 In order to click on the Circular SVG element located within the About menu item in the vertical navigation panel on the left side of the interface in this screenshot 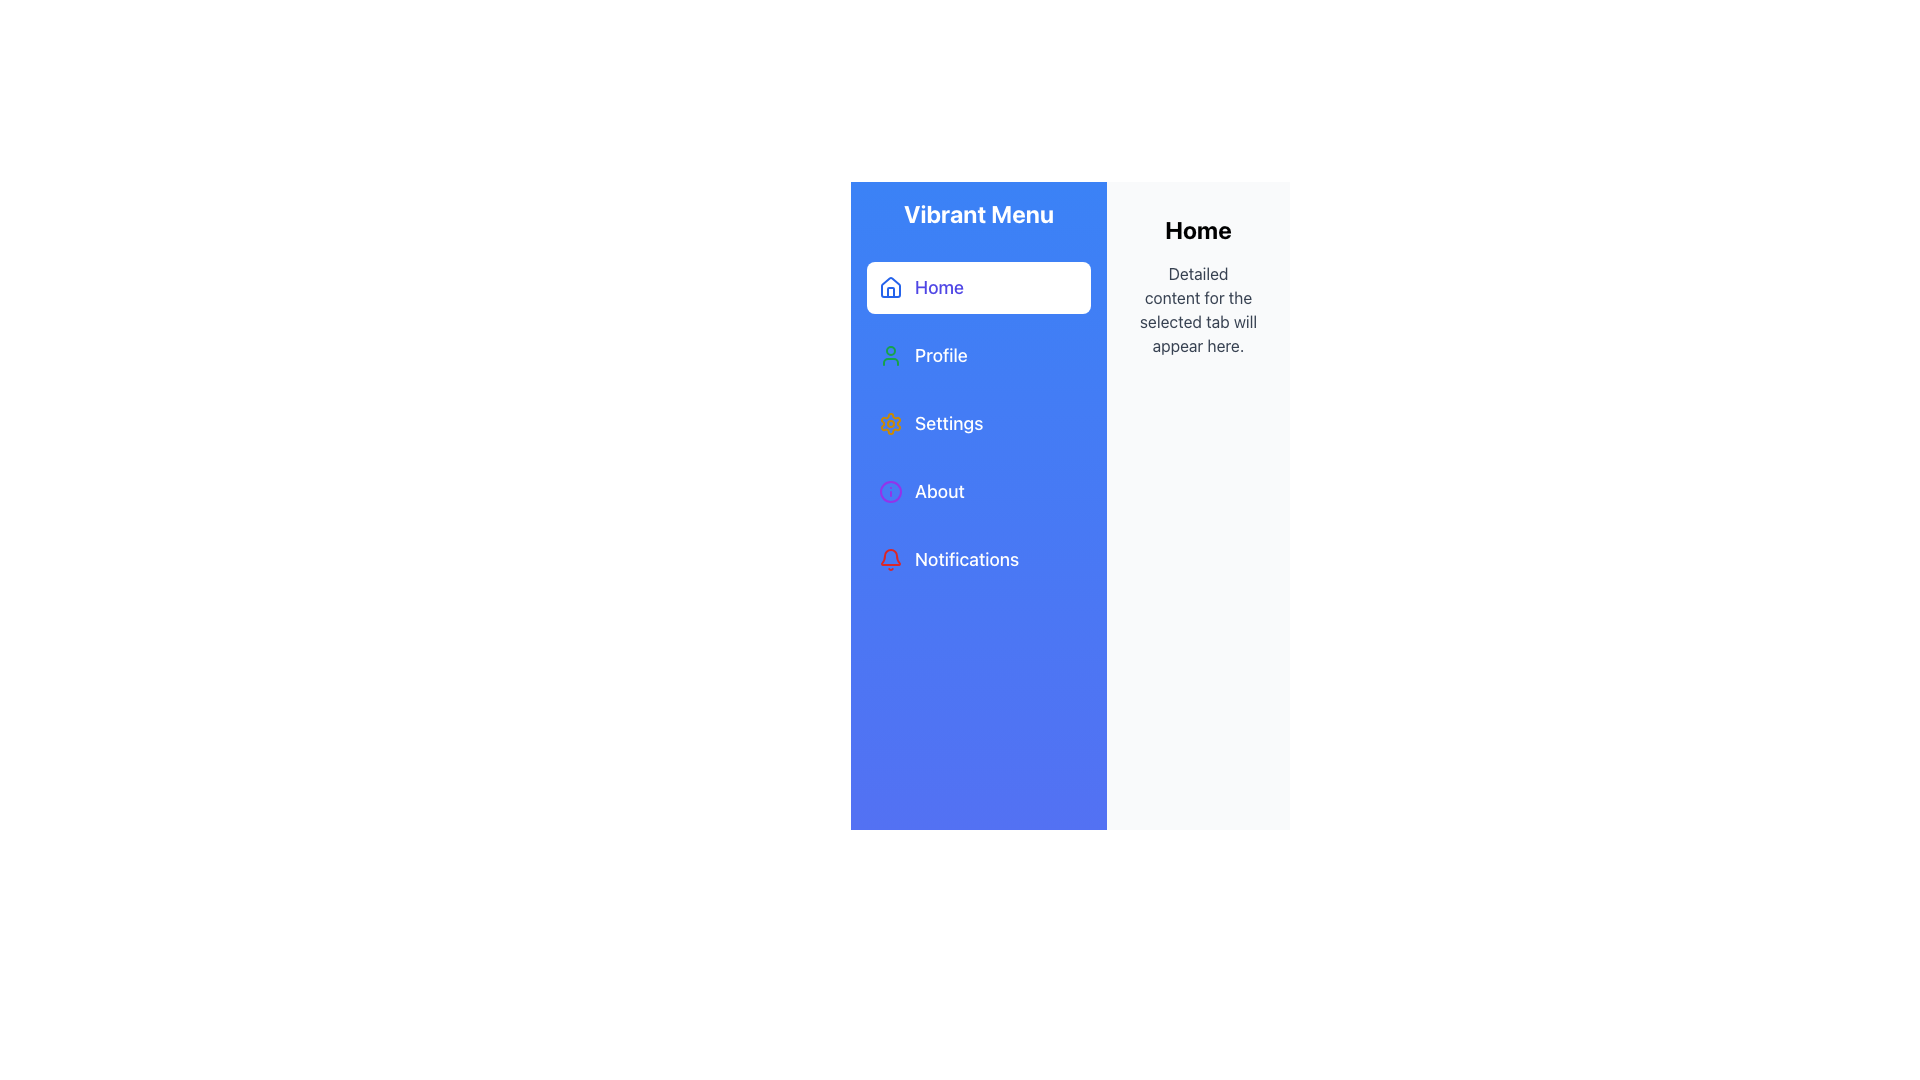, I will do `click(890, 492)`.